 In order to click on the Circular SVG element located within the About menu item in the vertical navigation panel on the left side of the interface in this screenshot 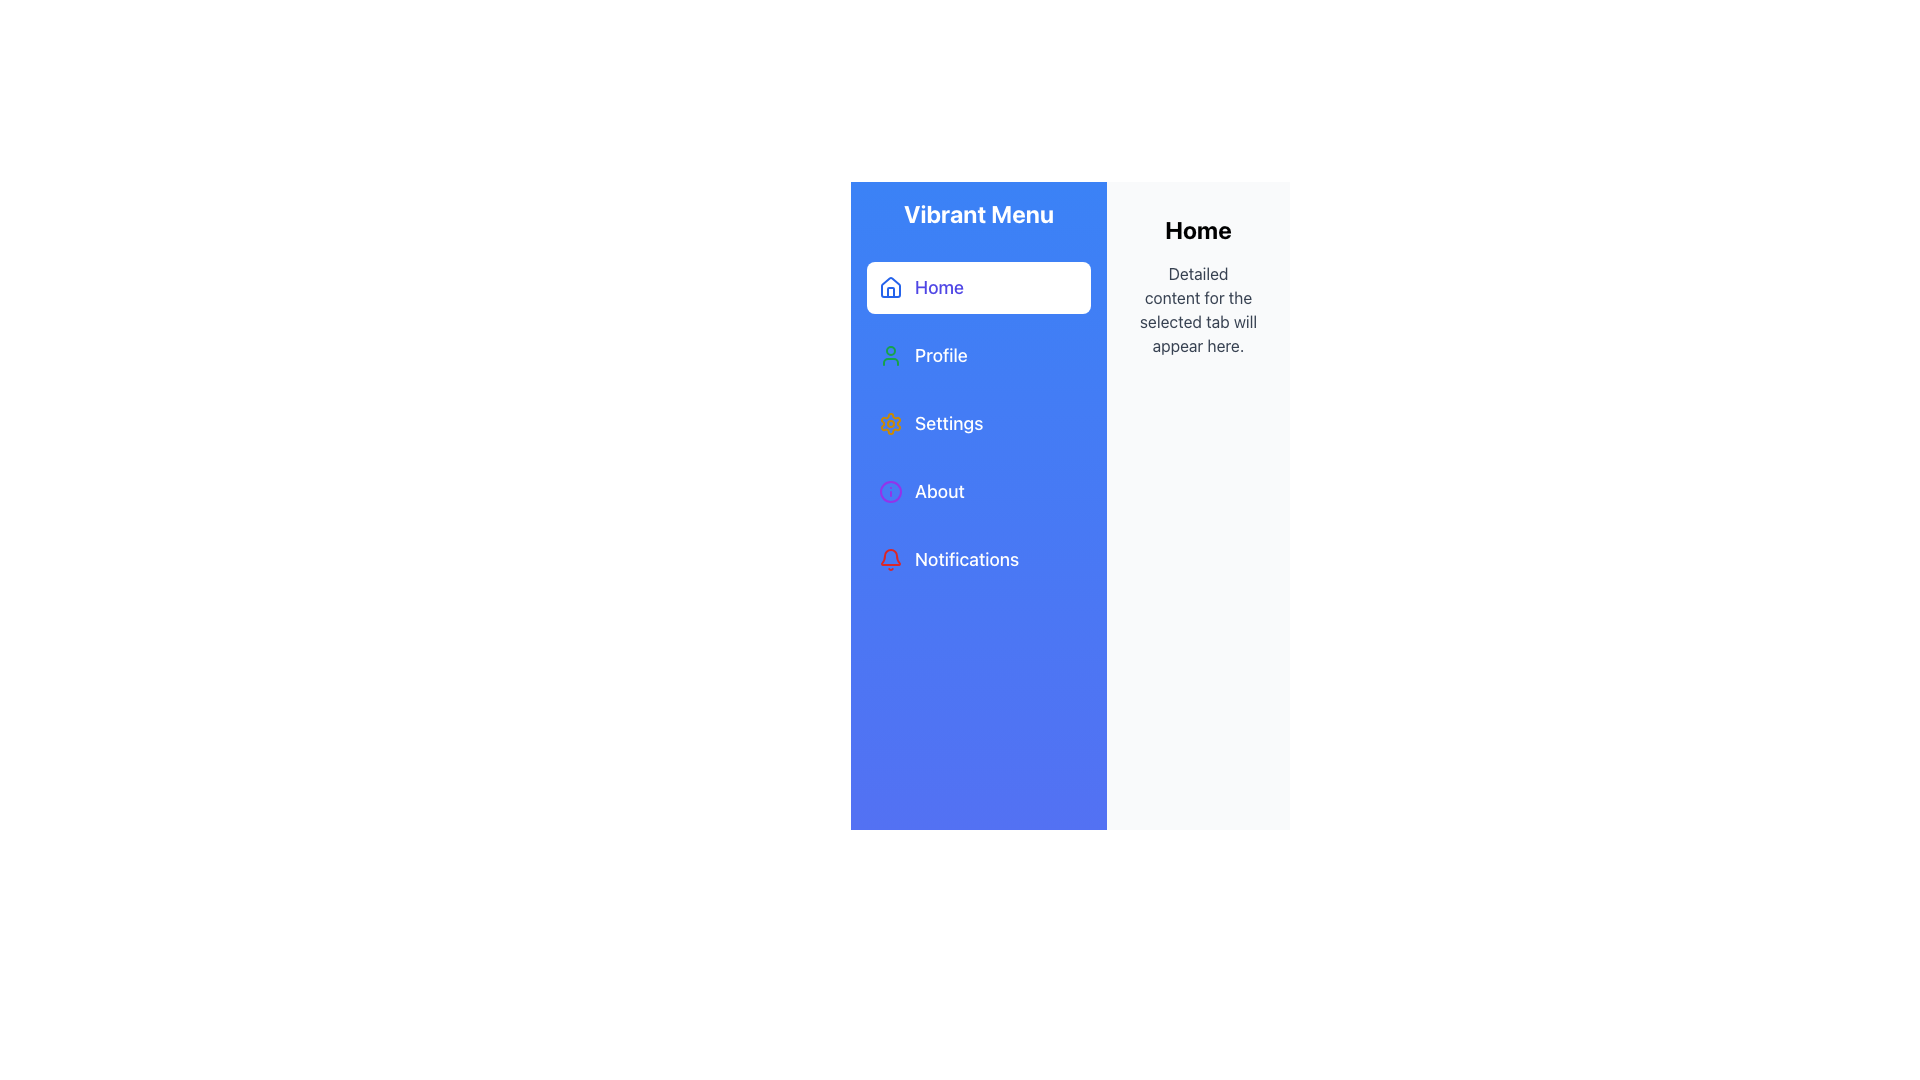, I will do `click(890, 492)`.